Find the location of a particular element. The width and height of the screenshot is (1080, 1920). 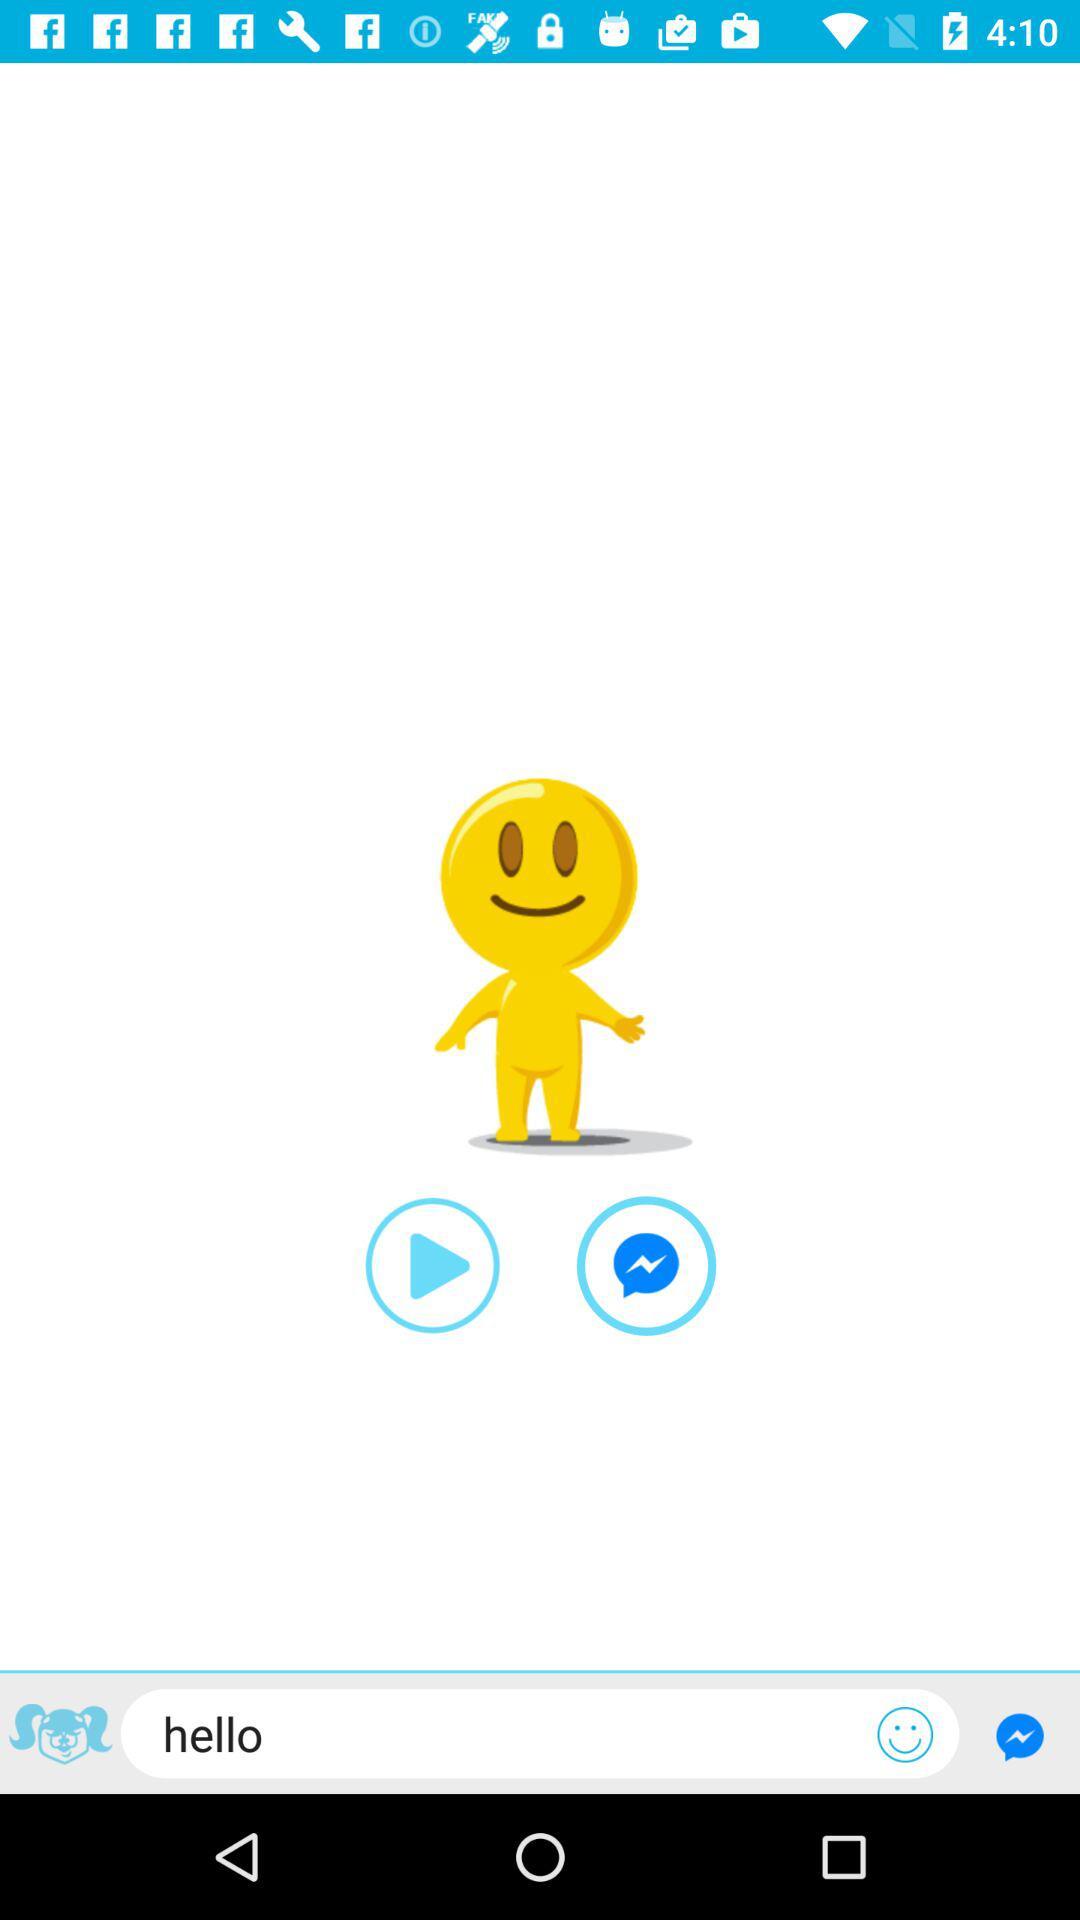

the hello is located at coordinates (498, 1732).